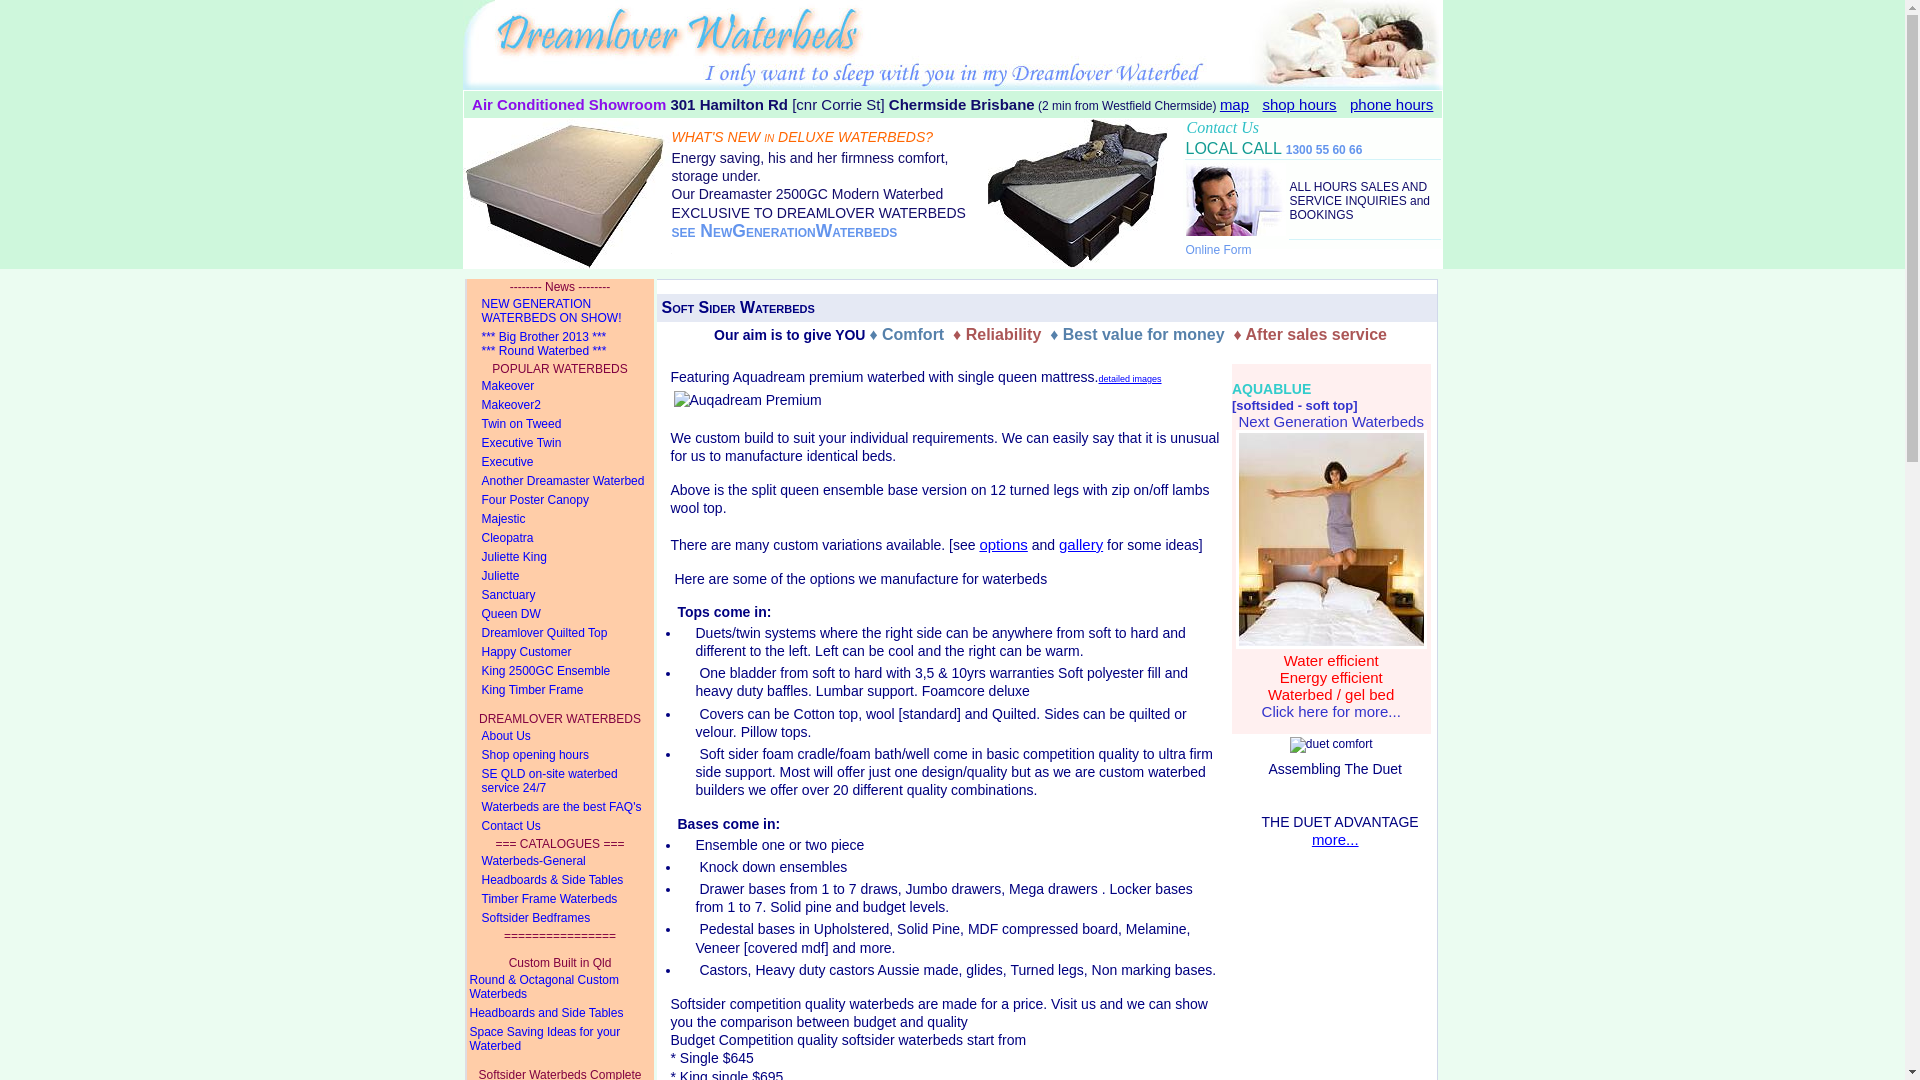 Image resolution: width=1920 pixels, height=1080 pixels. Describe the element at coordinates (559, 405) in the screenshot. I see `'Makeover2'` at that location.